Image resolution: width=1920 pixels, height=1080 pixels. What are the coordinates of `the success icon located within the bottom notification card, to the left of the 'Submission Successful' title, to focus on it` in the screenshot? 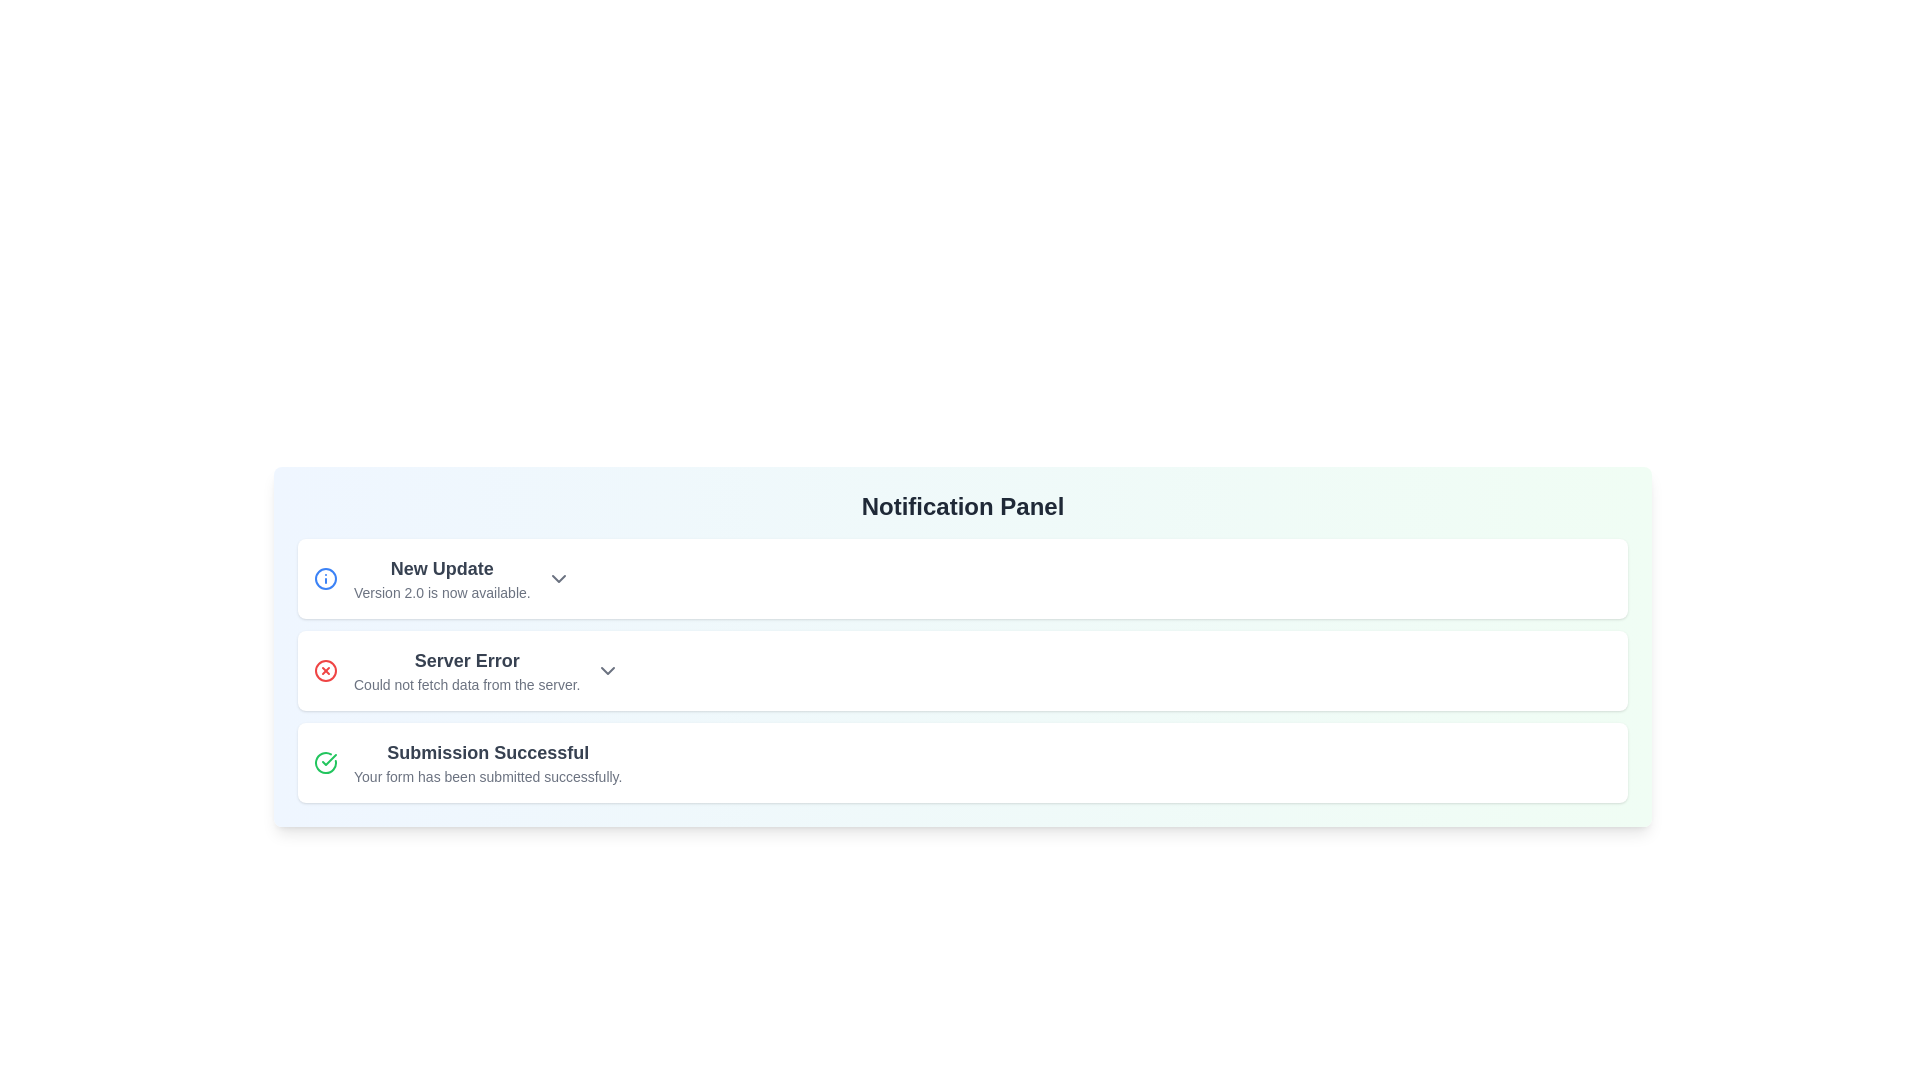 It's located at (326, 763).